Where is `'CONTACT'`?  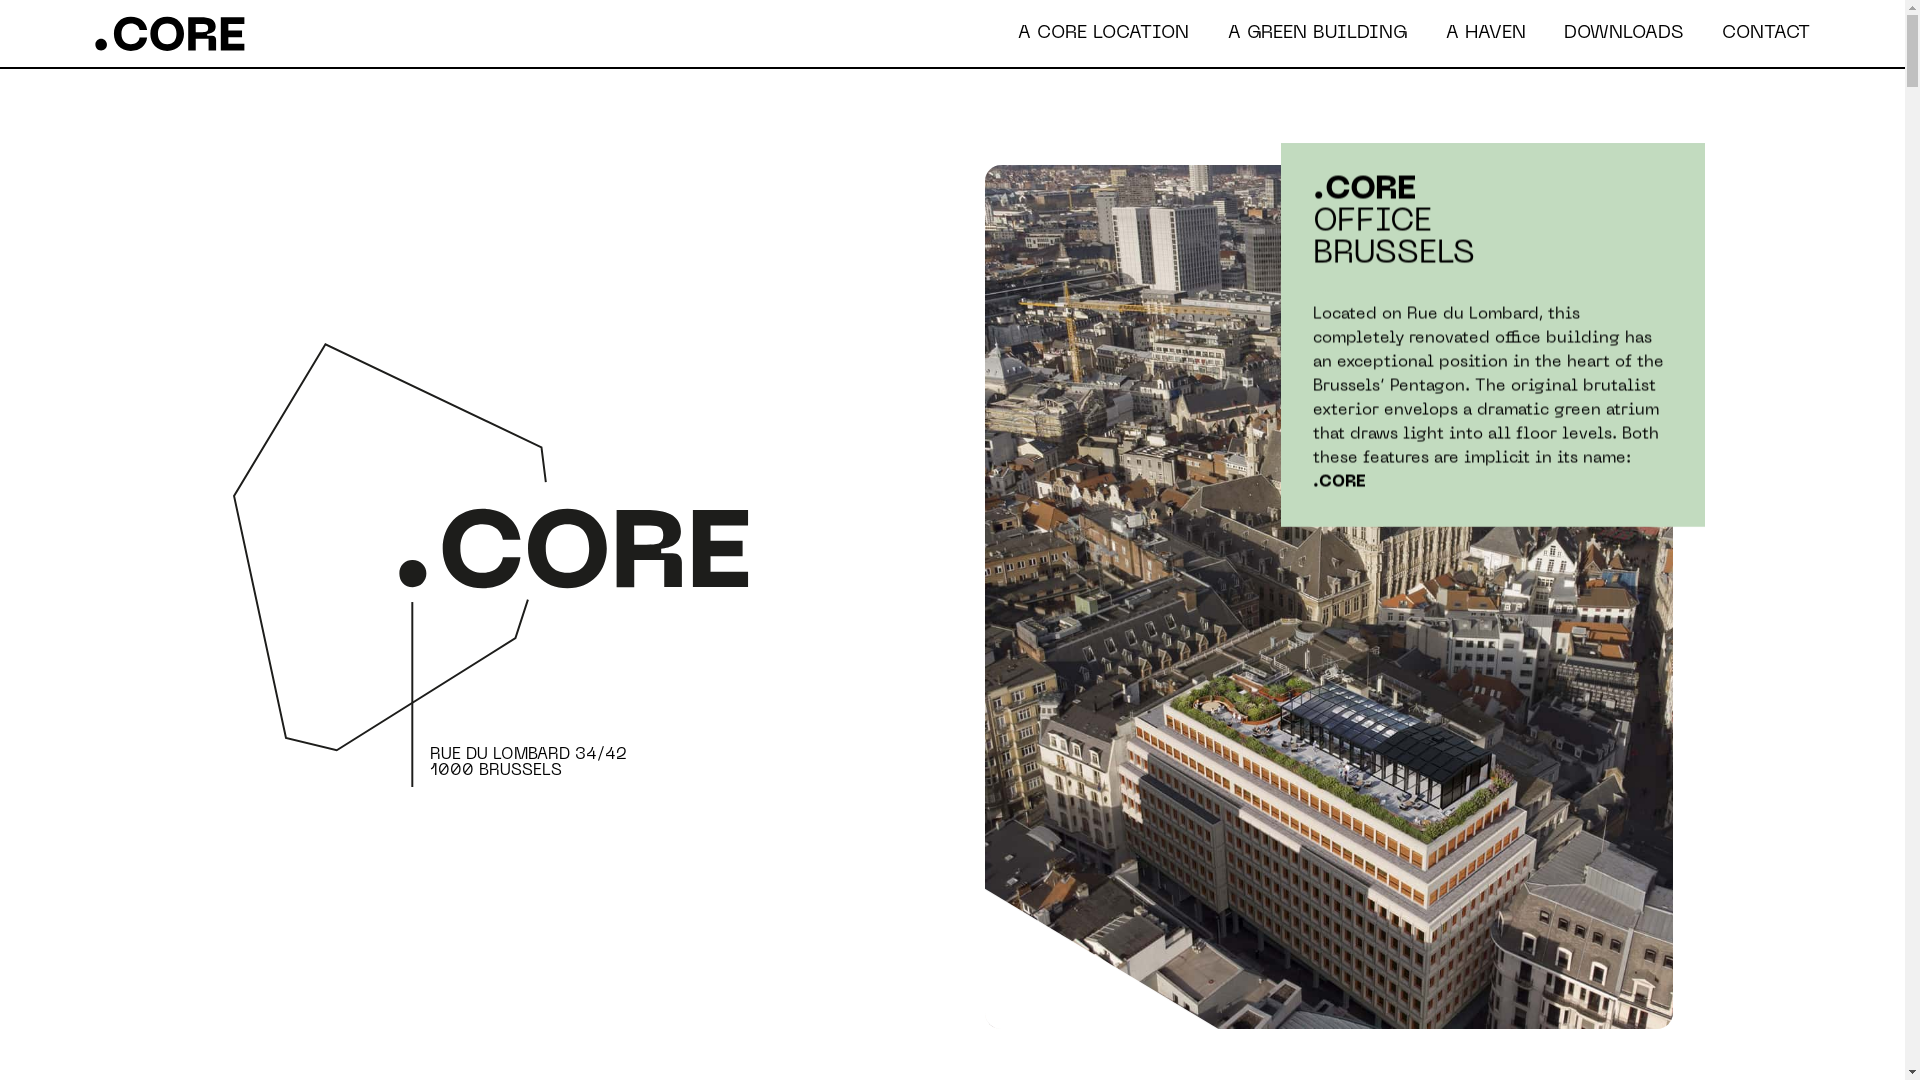
'CONTACT' is located at coordinates (1766, 33).